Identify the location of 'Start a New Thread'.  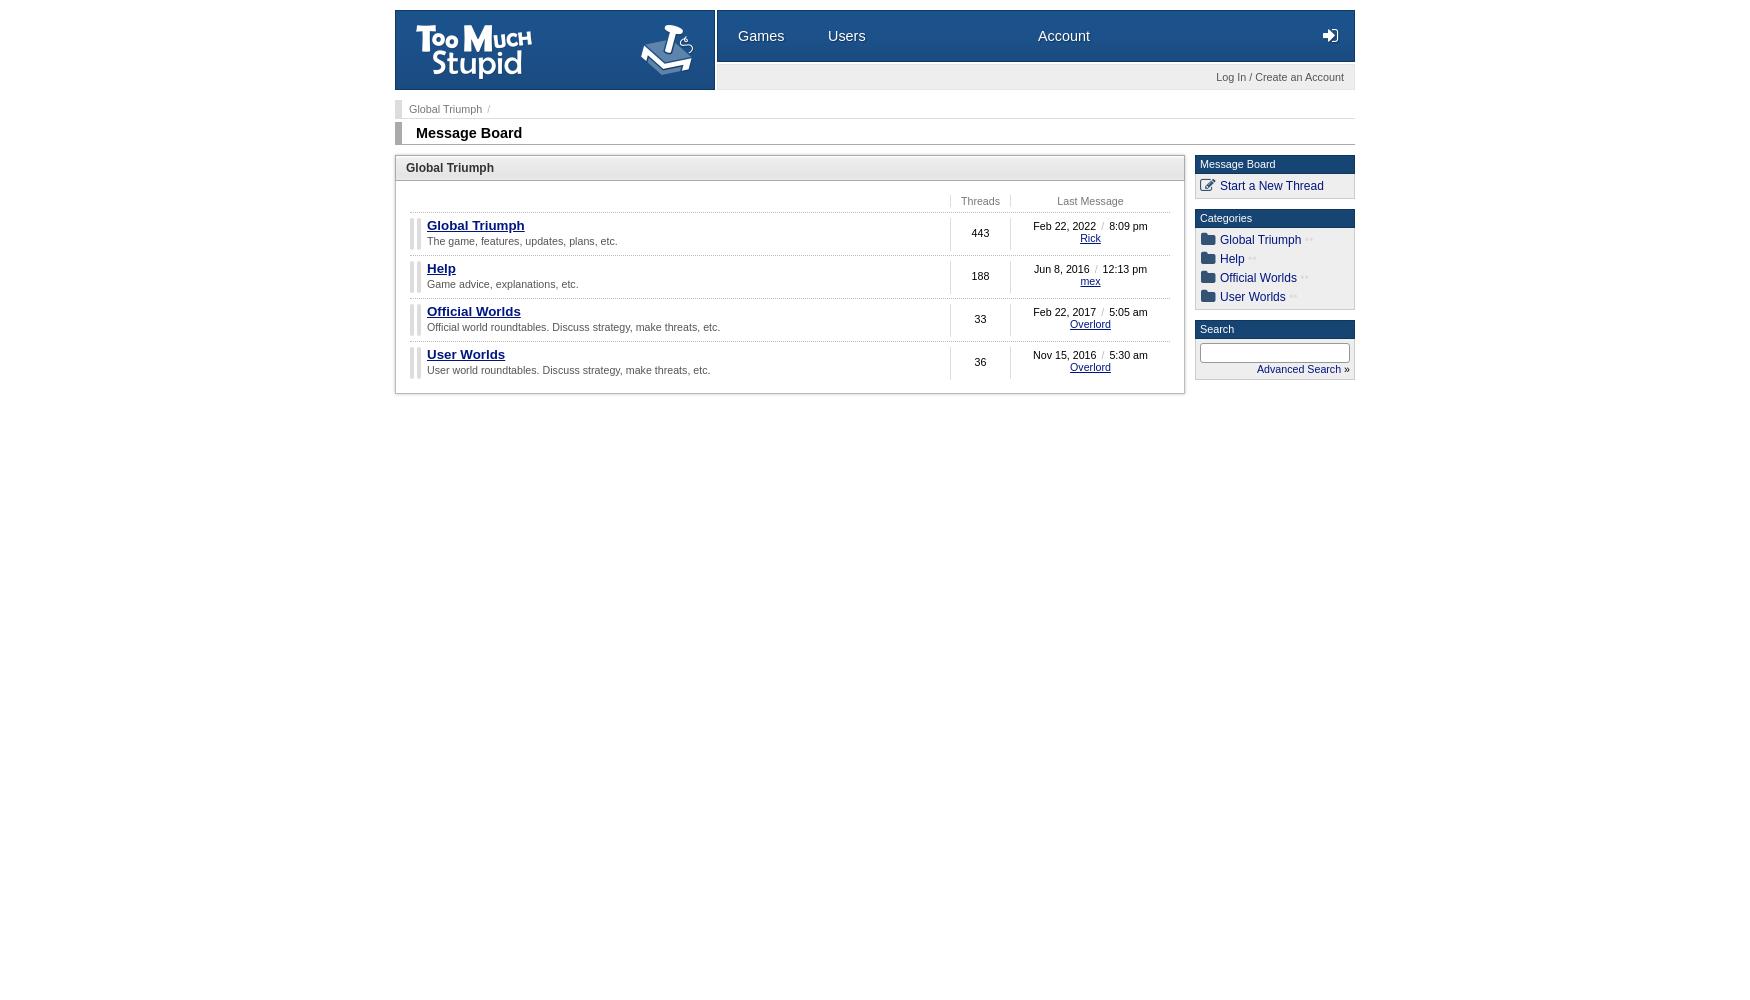
(1219, 186).